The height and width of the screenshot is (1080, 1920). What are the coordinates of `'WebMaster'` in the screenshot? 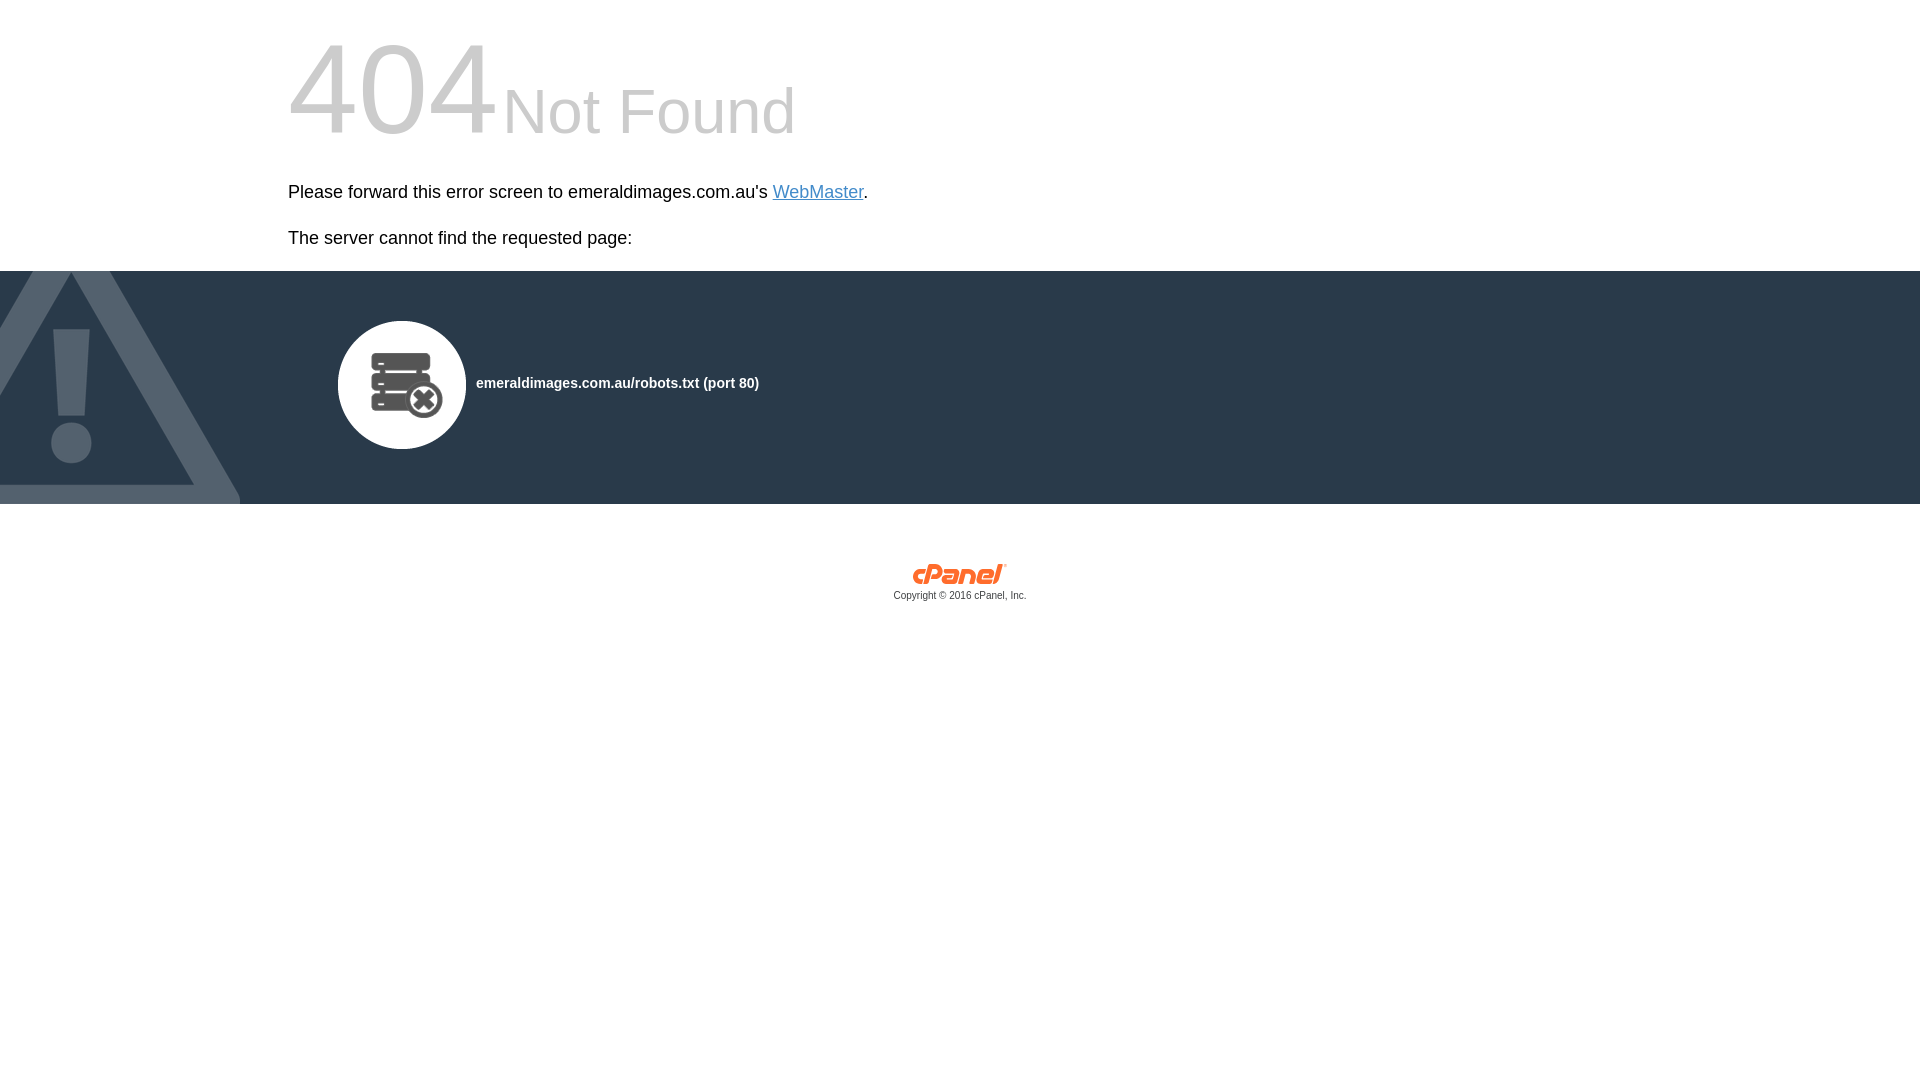 It's located at (818, 192).